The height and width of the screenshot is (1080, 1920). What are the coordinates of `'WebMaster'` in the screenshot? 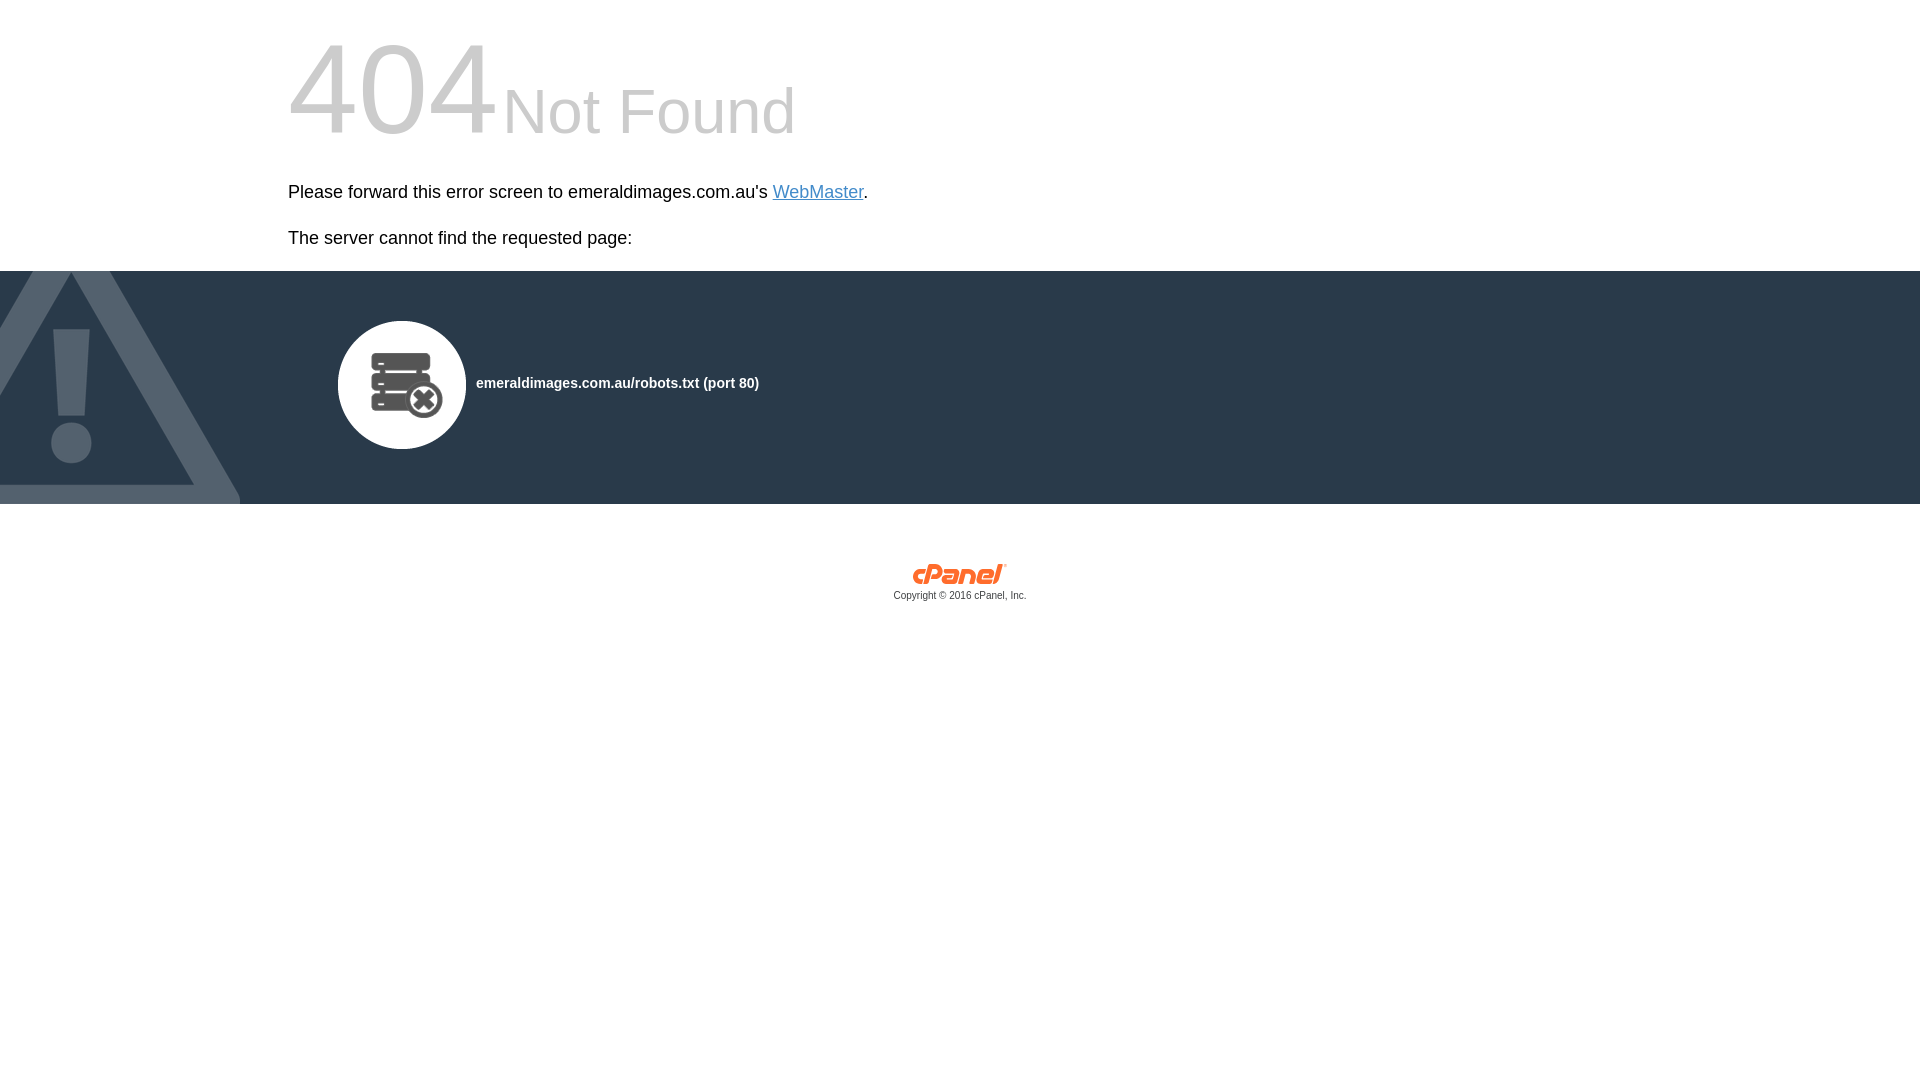 It's located at (818, 192).